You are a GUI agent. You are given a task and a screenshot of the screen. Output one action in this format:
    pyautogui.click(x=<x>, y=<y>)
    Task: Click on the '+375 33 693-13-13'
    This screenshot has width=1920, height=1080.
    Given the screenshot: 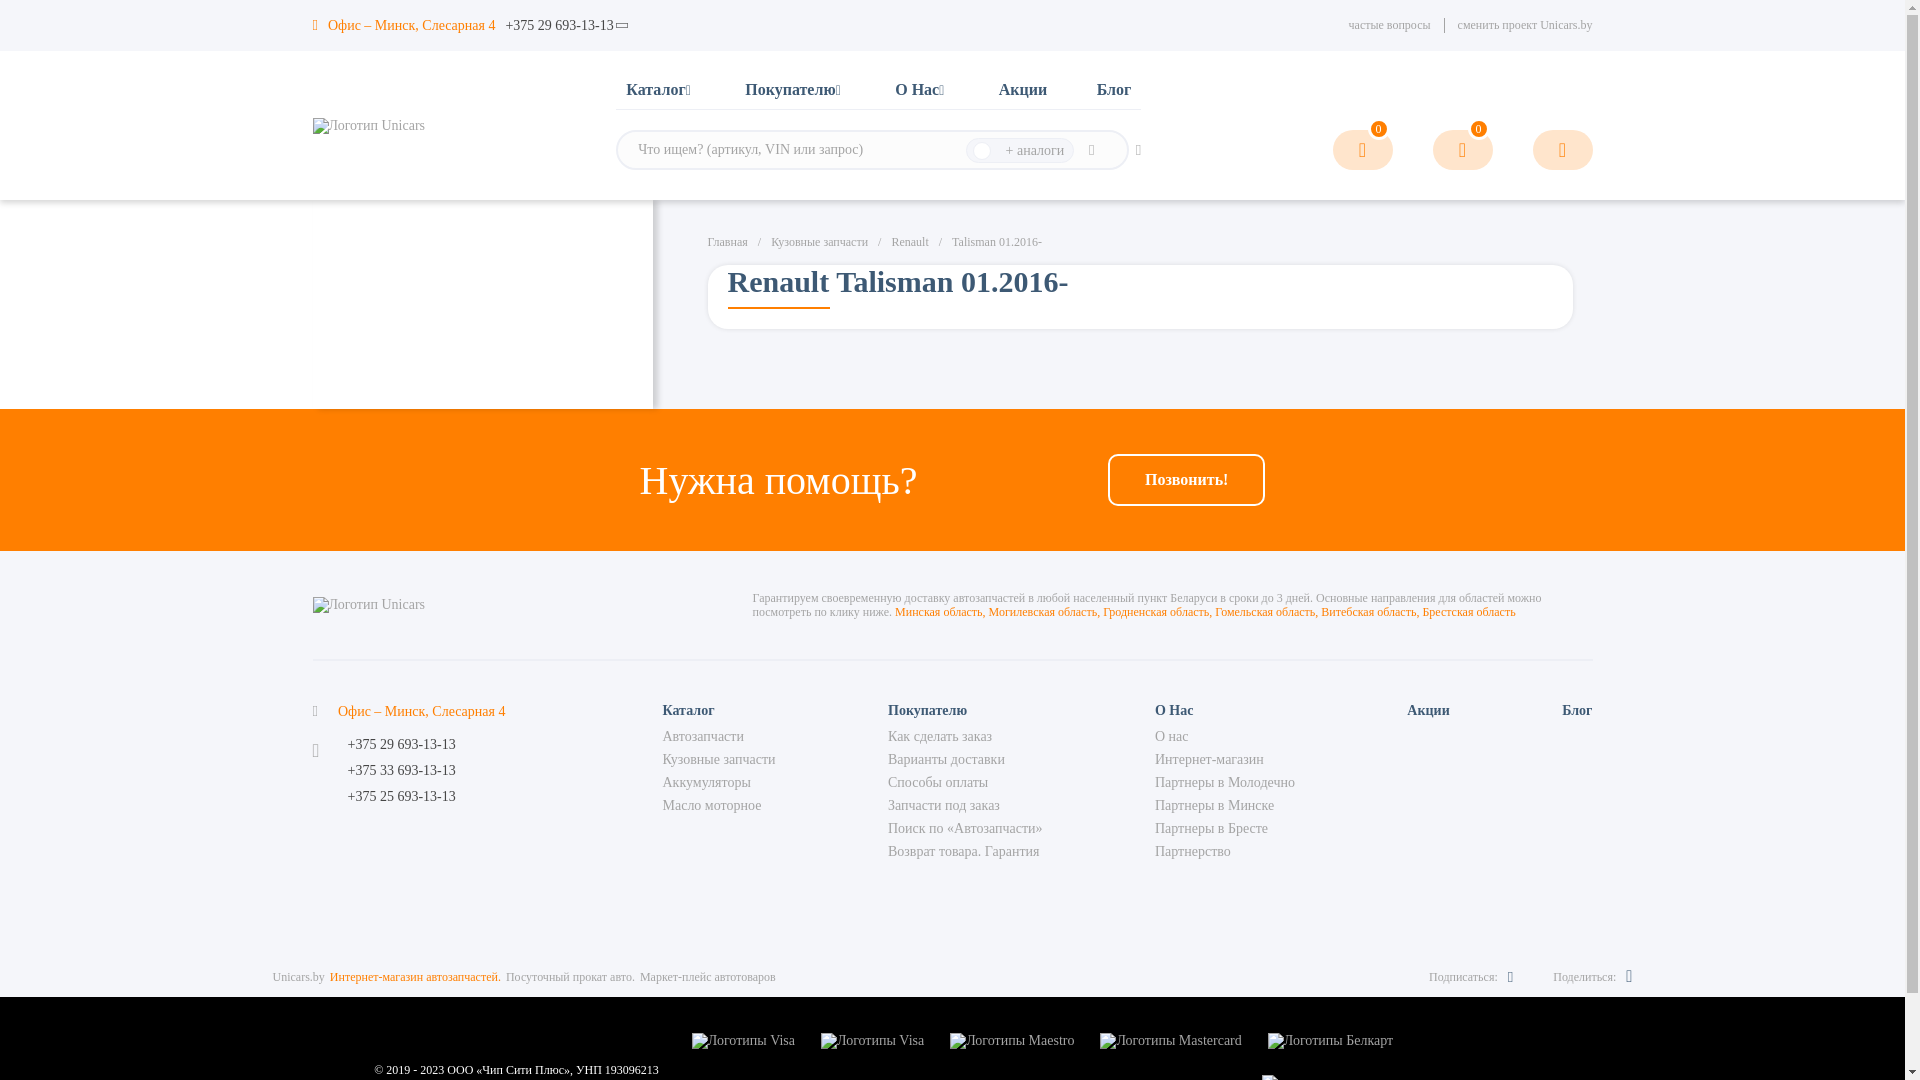 What is the action you would take?
    pyautogui.click(x=347, y=770)
    